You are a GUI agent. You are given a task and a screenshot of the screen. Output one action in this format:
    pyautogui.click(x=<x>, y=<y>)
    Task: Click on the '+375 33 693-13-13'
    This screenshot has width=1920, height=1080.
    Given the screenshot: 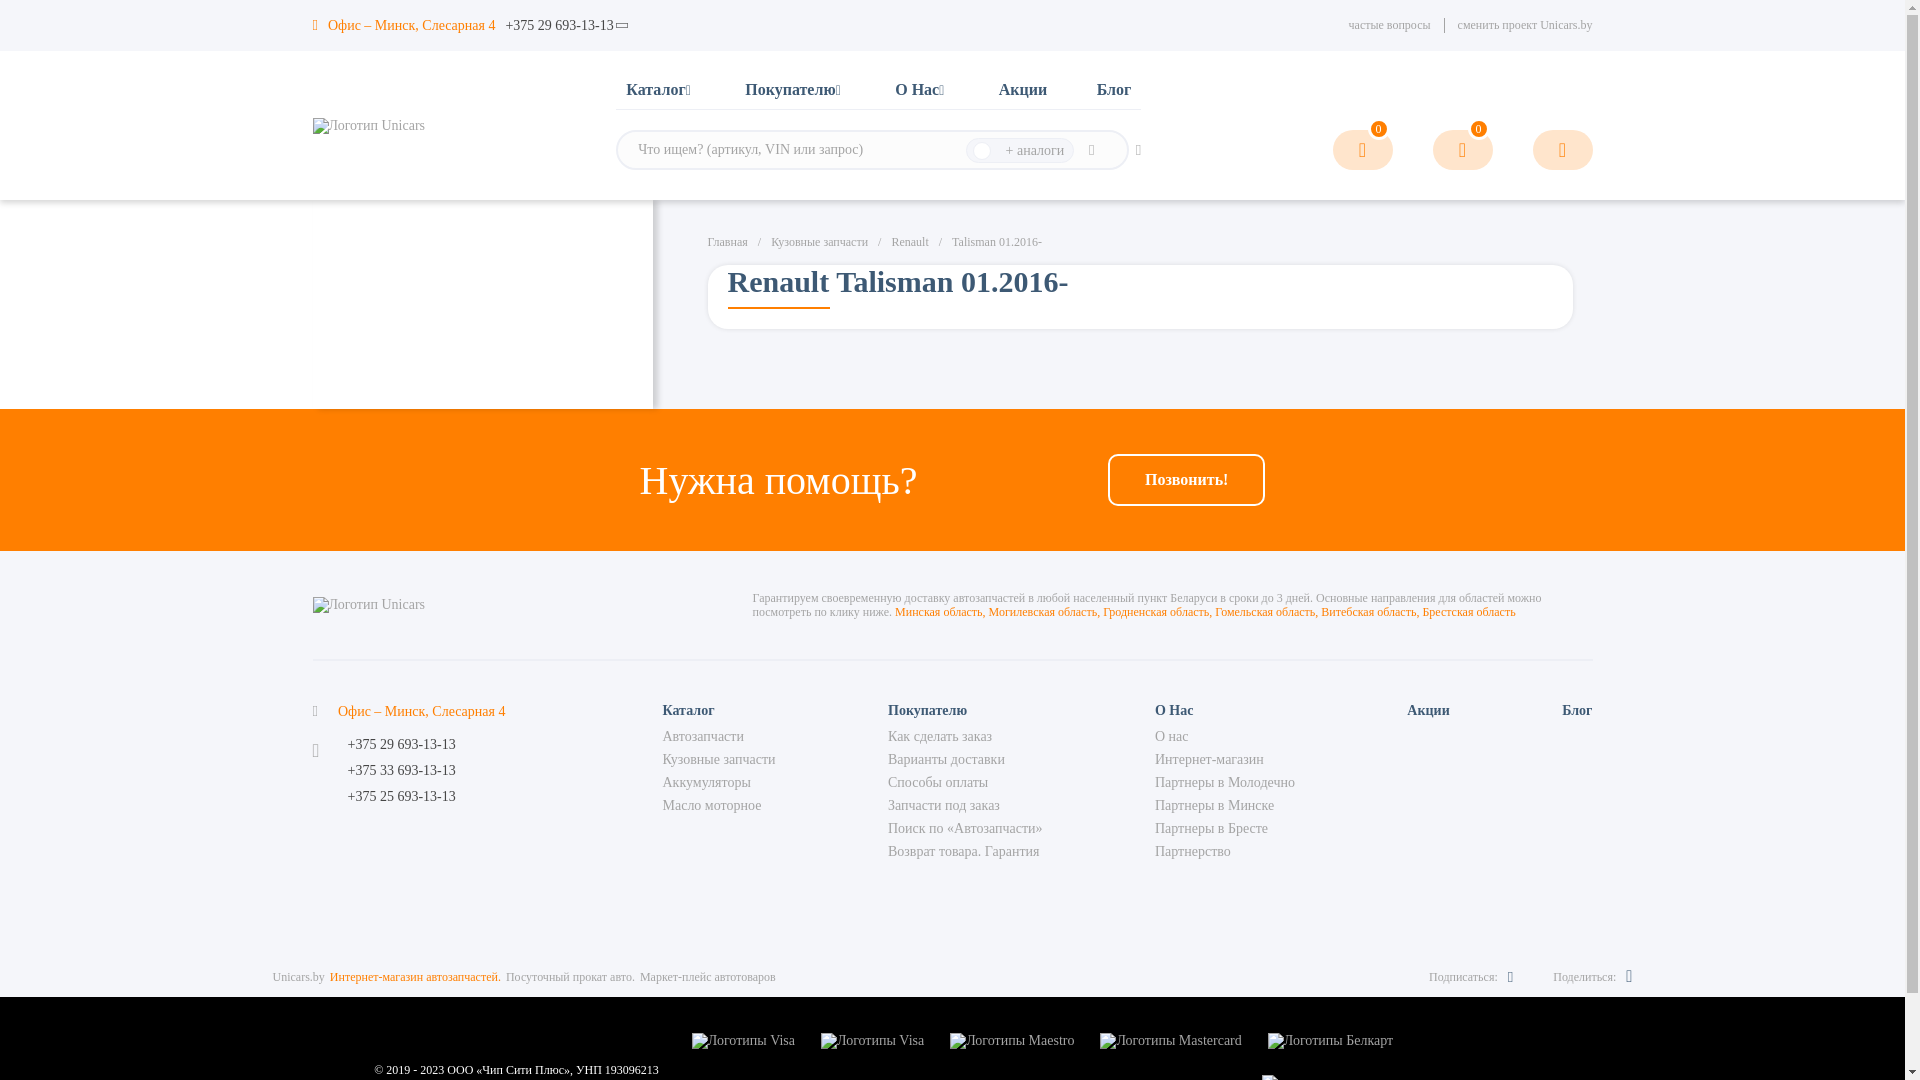 What is the action you would take?
    pyautogui.click(x=347, y=770)
    